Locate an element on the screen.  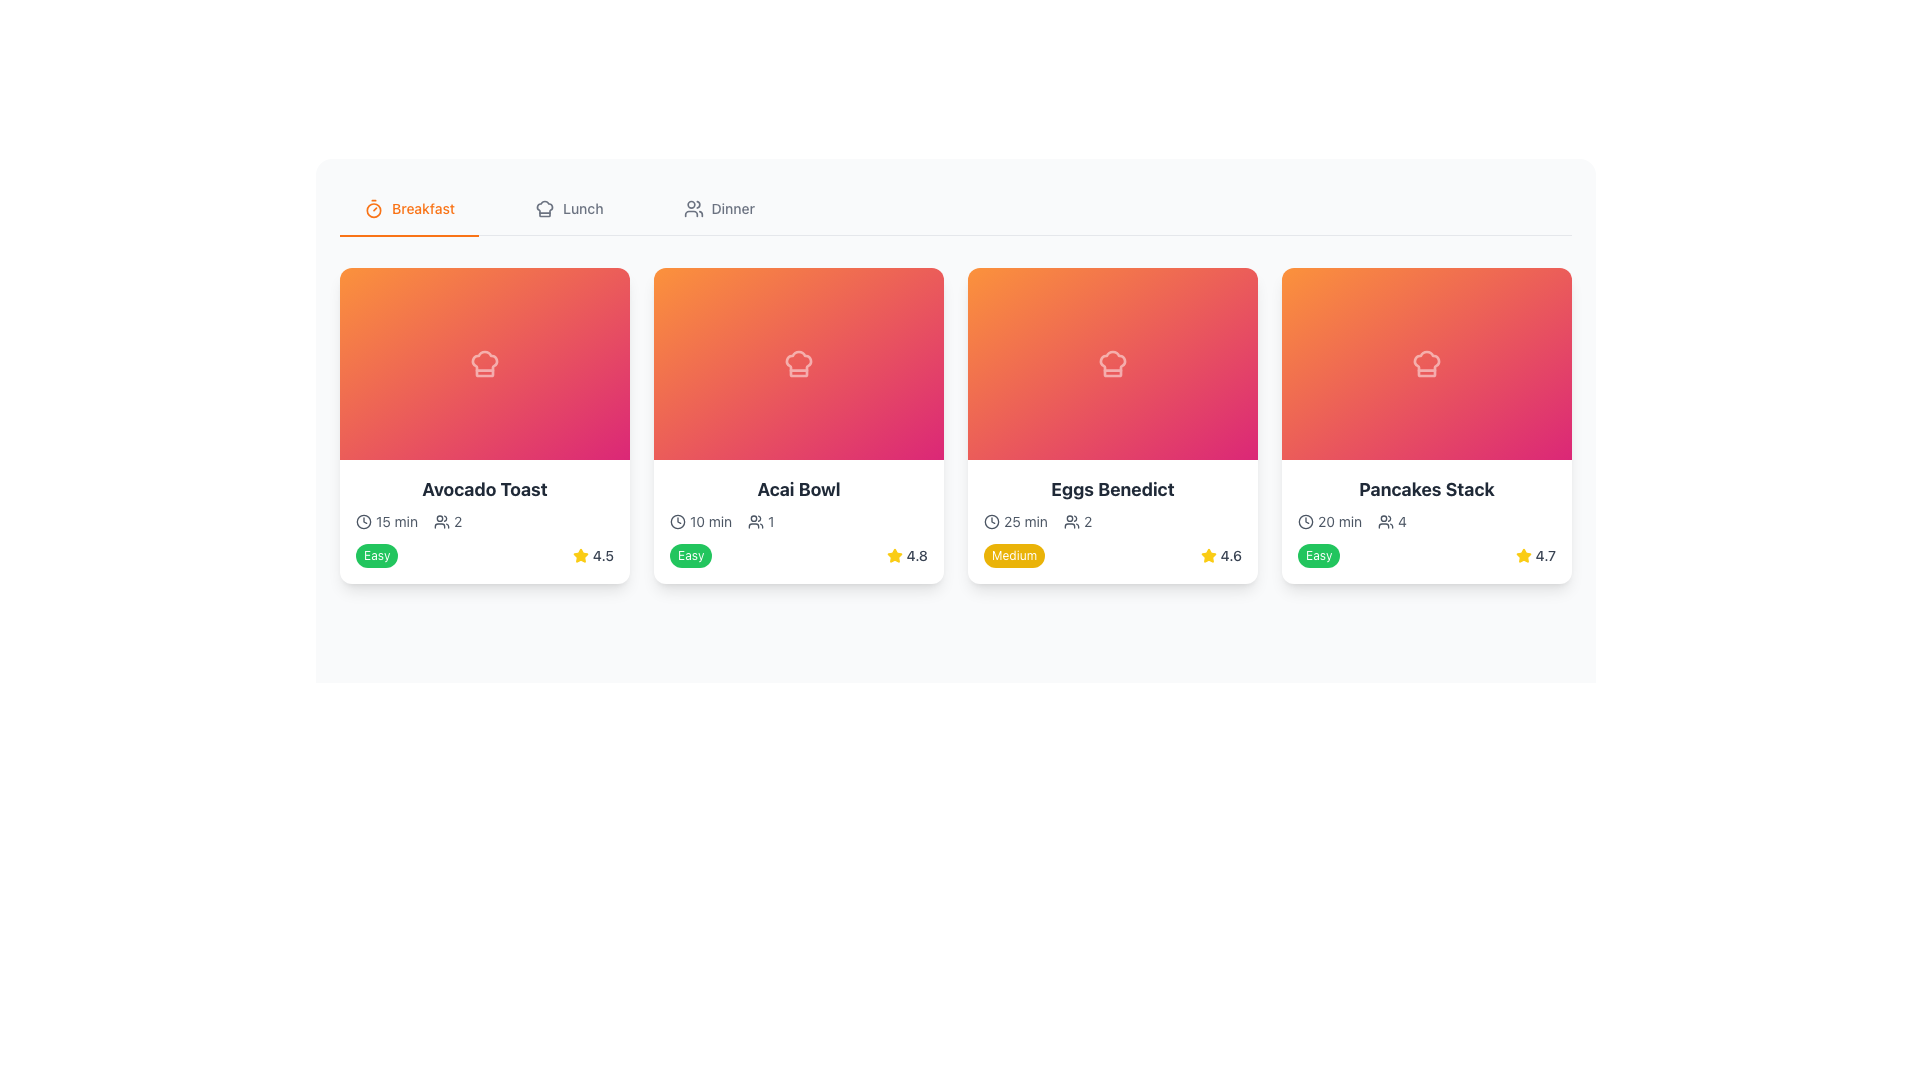
the difficulty level label located in the bottom-left section of the 'Pancakes Stack' card, below the preparation details is located at coordinates (1319, 555).